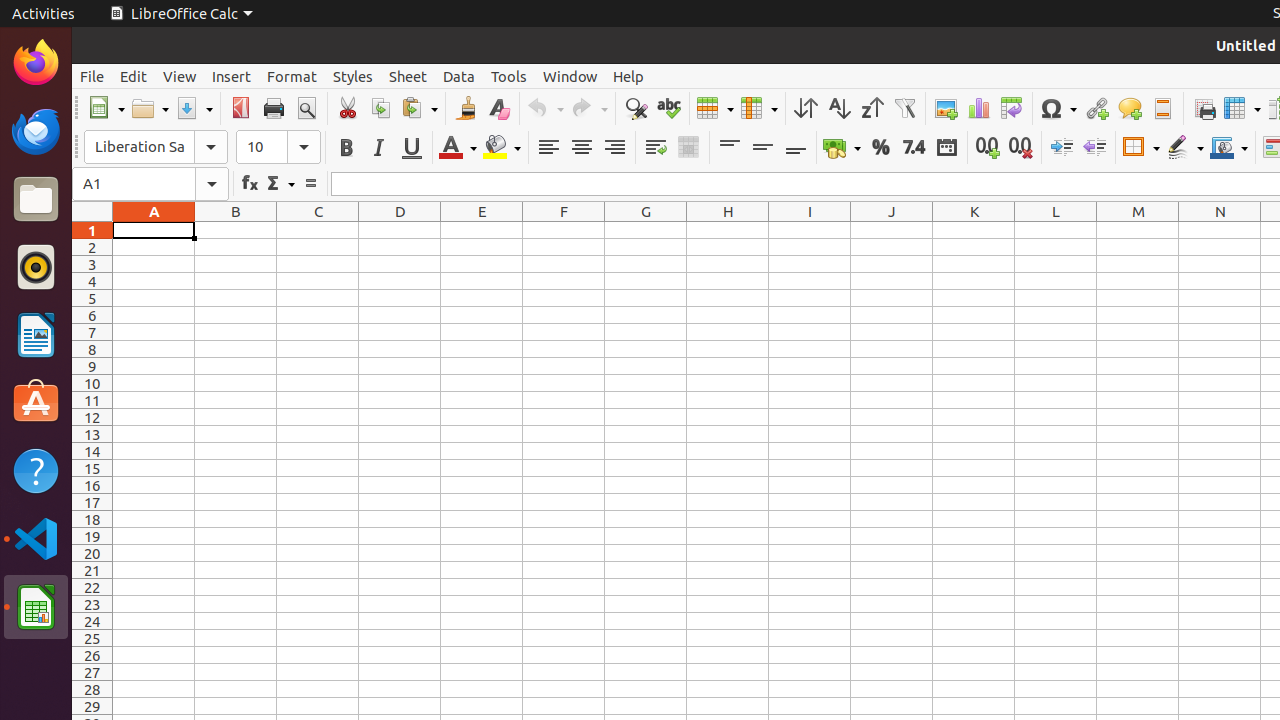  I want to click on 'Italic', so click(378, 146).